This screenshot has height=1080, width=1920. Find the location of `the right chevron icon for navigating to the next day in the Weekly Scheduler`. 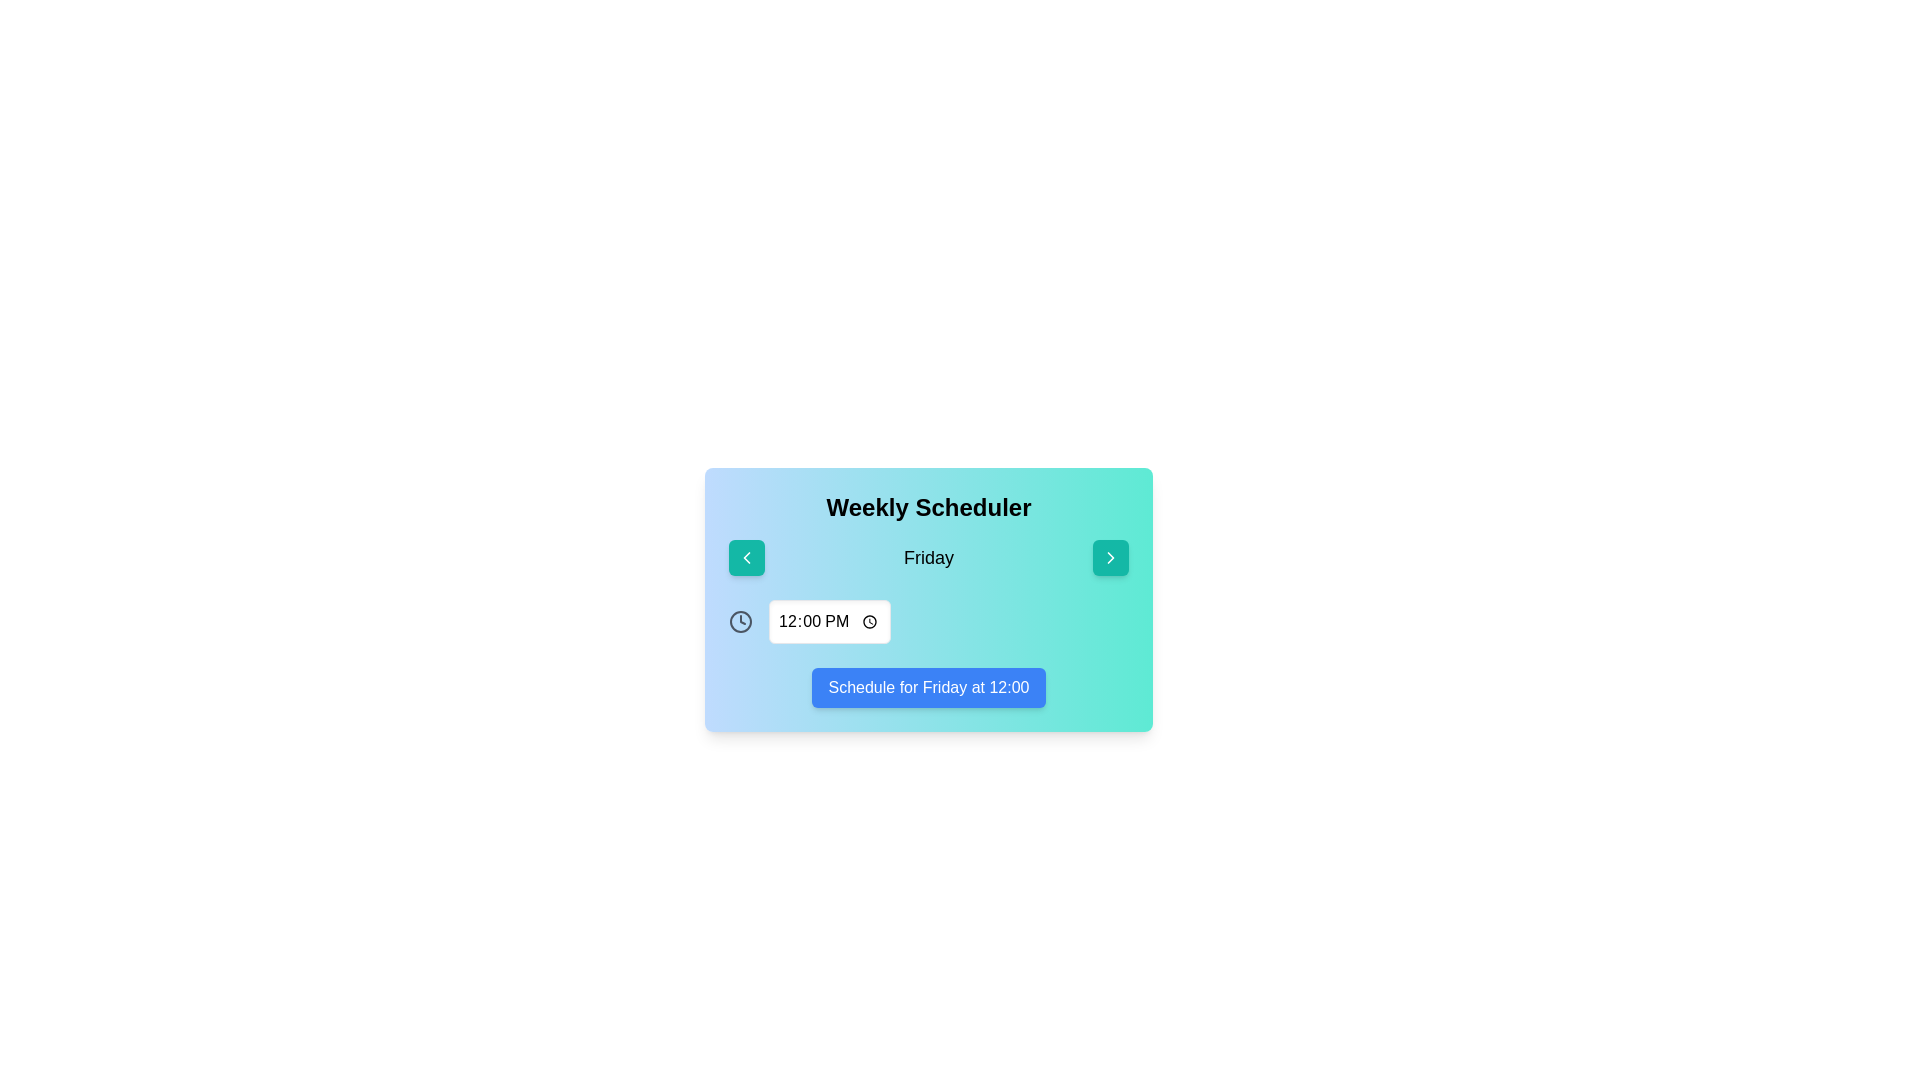

the right chevron icon for navigating to the next day in the Weekly Scheduler is located at coordinates (1109, 558).